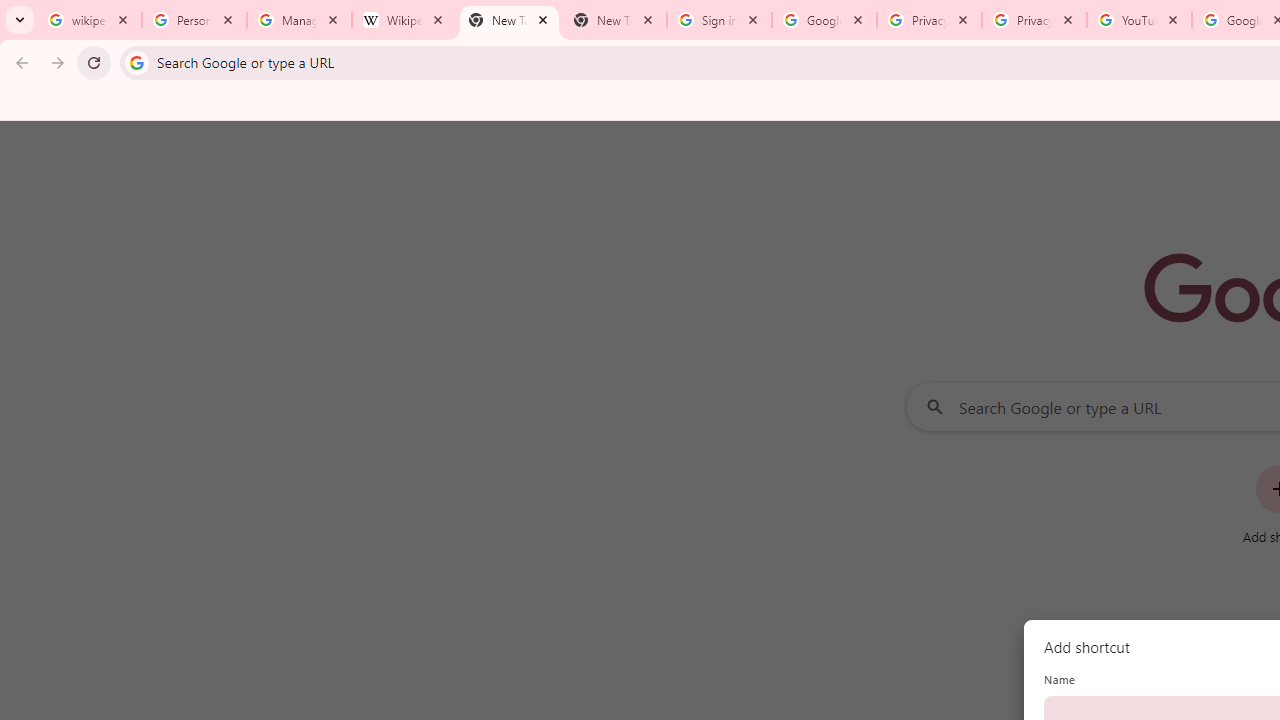  Describe the element at coordinates (194, 20) in the screenshot. I see `'Personalization & Google Search results - Google Search Help'` at that location.